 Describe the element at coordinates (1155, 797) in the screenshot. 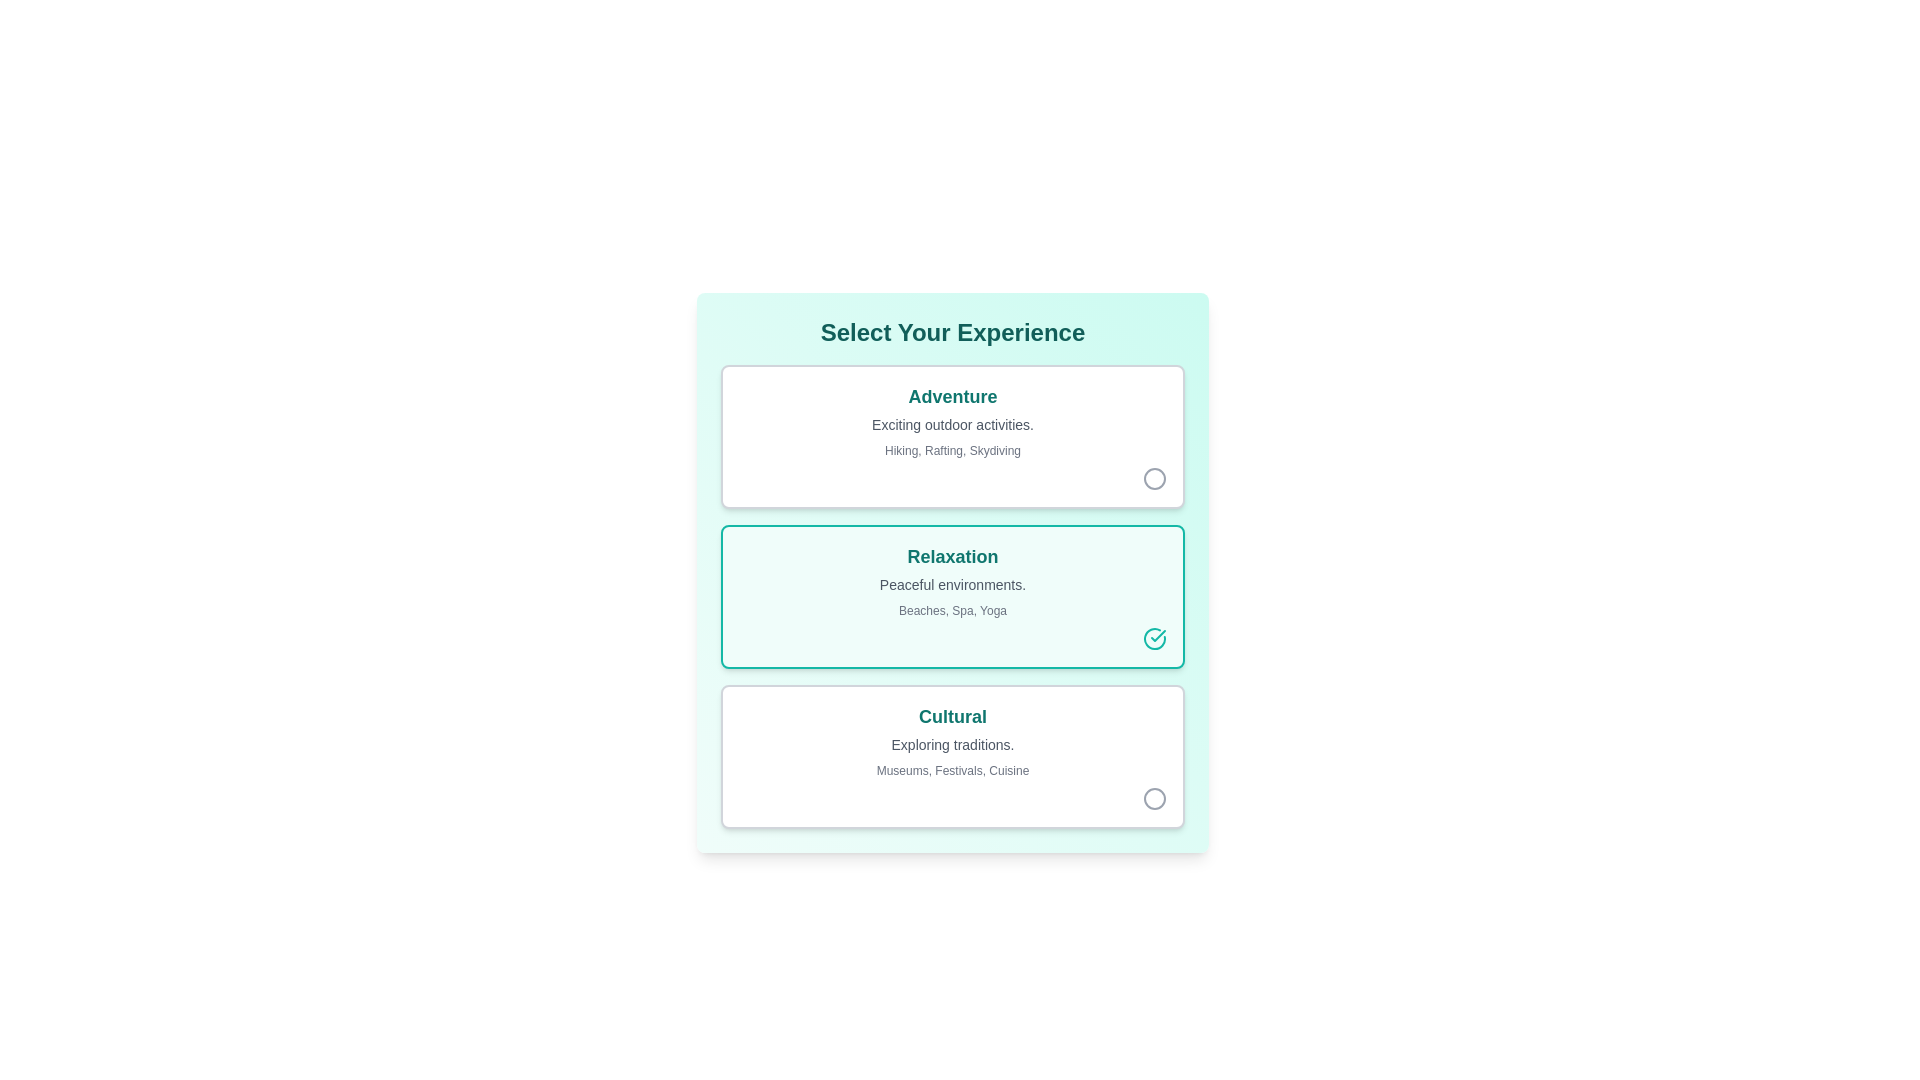

I see `the Radio button indicating the selection state for the 'Cultural' option, located at the bottom-right corner of the 'Cultural' option card` at that location.